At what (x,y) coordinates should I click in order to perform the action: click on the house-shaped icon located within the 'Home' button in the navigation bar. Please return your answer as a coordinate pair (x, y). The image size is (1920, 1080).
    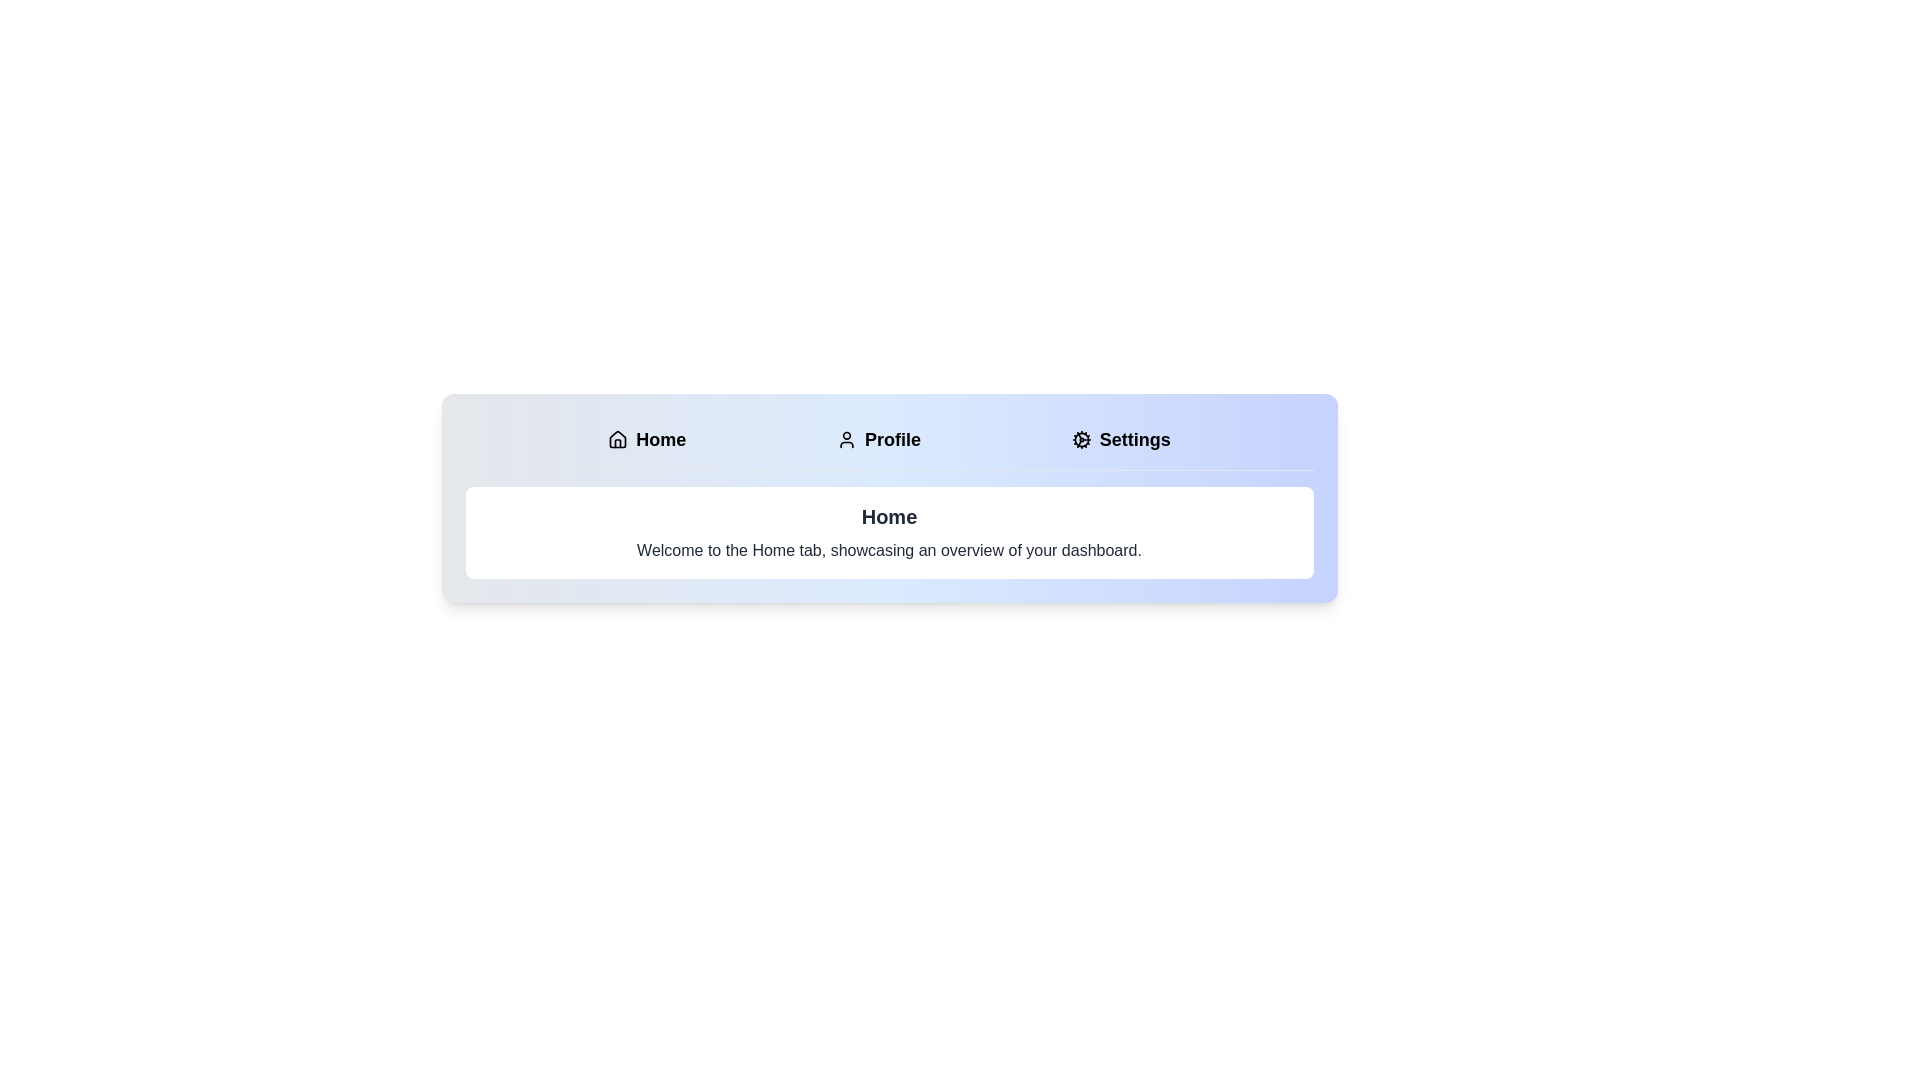
    Looking at the image, I should click on (617, 438).